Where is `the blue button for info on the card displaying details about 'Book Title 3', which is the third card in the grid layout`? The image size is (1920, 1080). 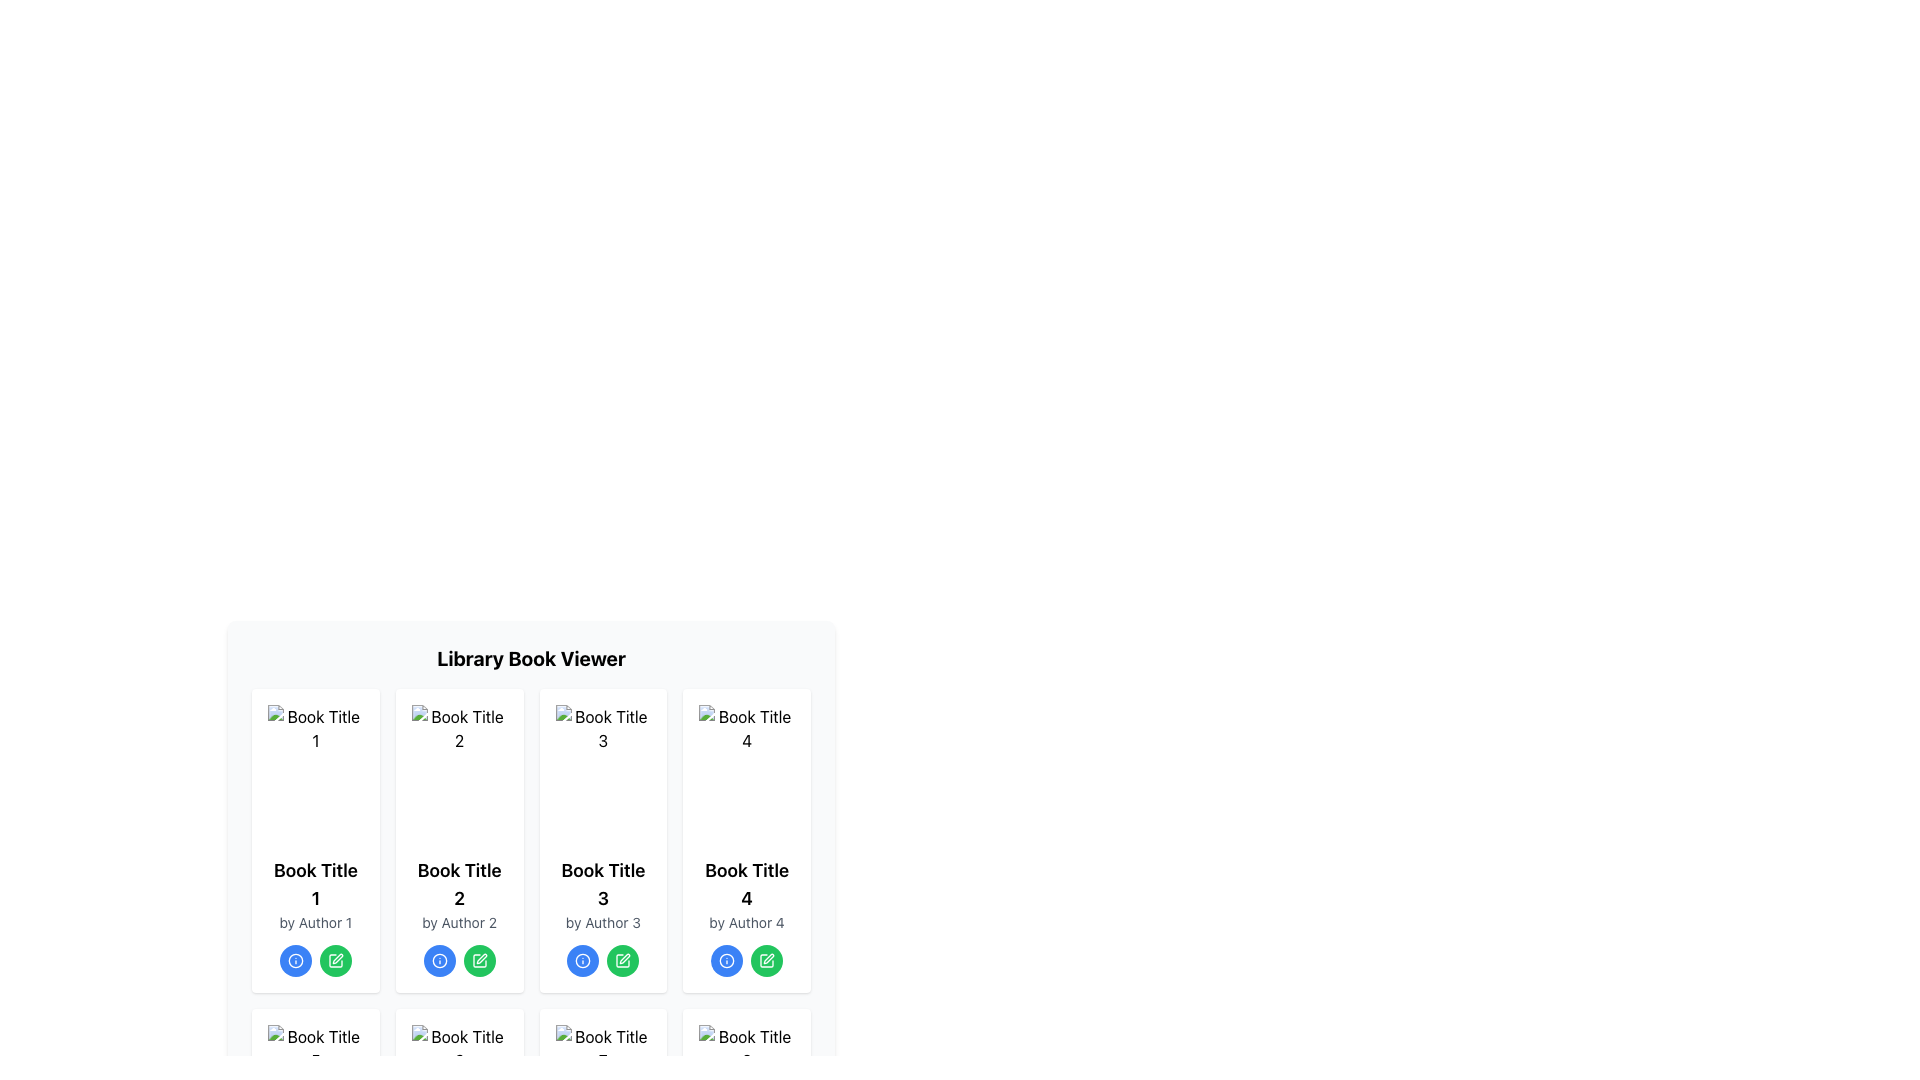
the blue button for info on the card displaying details about 'Book Title 3', which is the third card in the grid layout is located at coordinates (602, 840).